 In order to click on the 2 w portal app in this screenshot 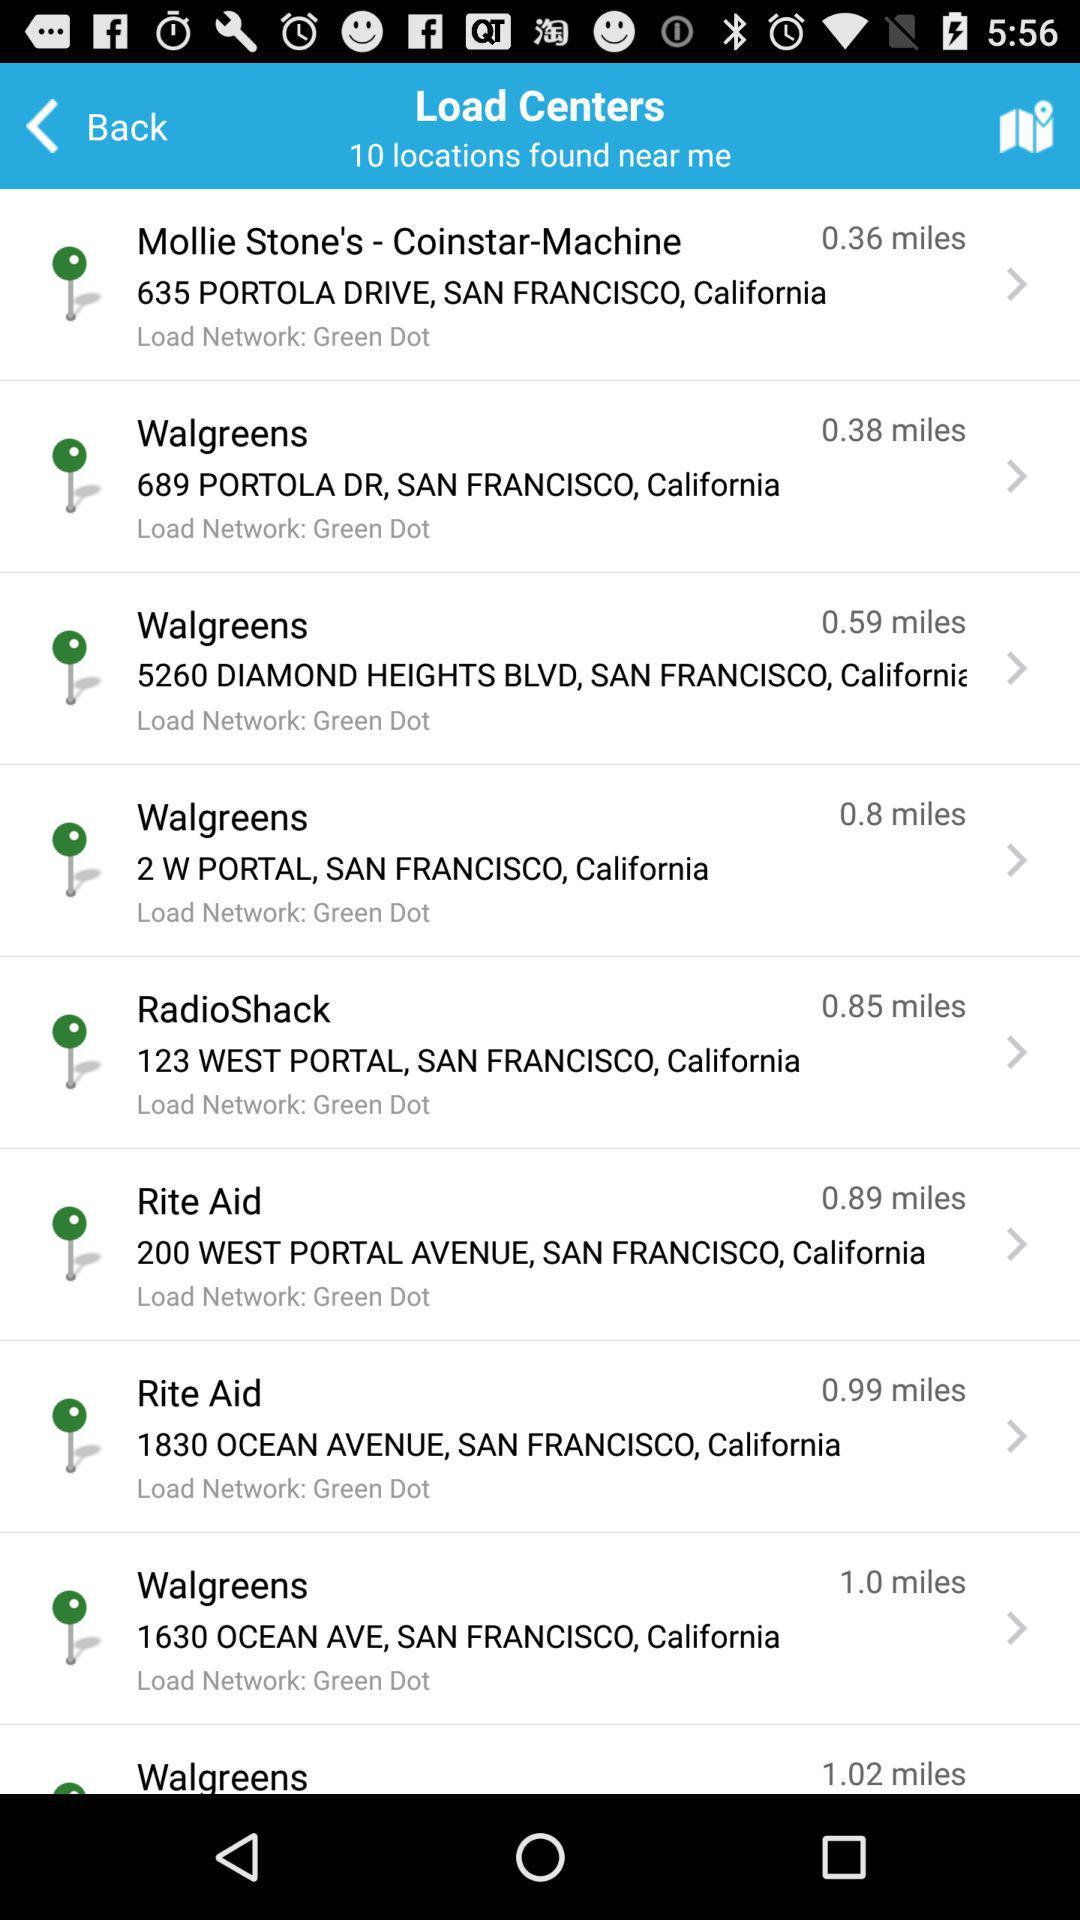, I will do `click(551, 867)`.